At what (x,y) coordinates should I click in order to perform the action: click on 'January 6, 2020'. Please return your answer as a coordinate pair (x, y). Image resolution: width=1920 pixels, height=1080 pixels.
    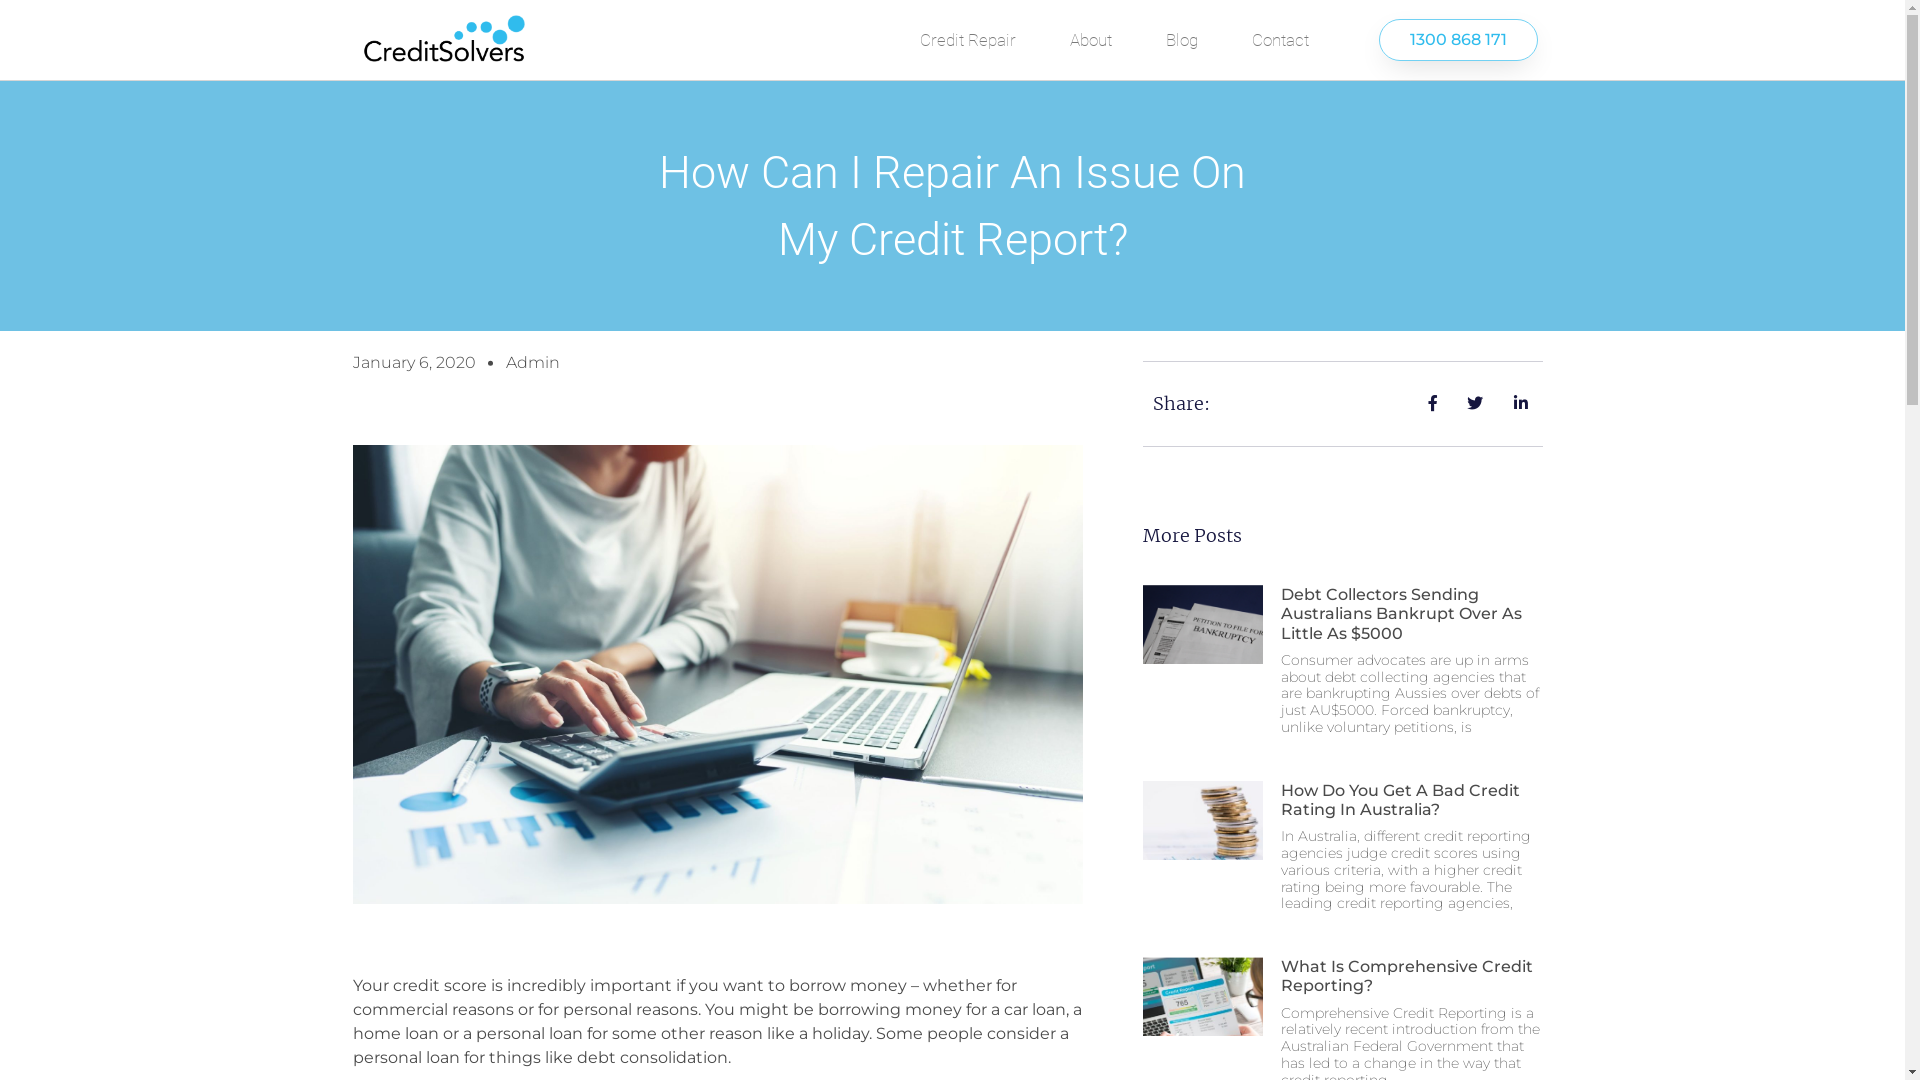
    Looking at the image, I should click on (412, 362).